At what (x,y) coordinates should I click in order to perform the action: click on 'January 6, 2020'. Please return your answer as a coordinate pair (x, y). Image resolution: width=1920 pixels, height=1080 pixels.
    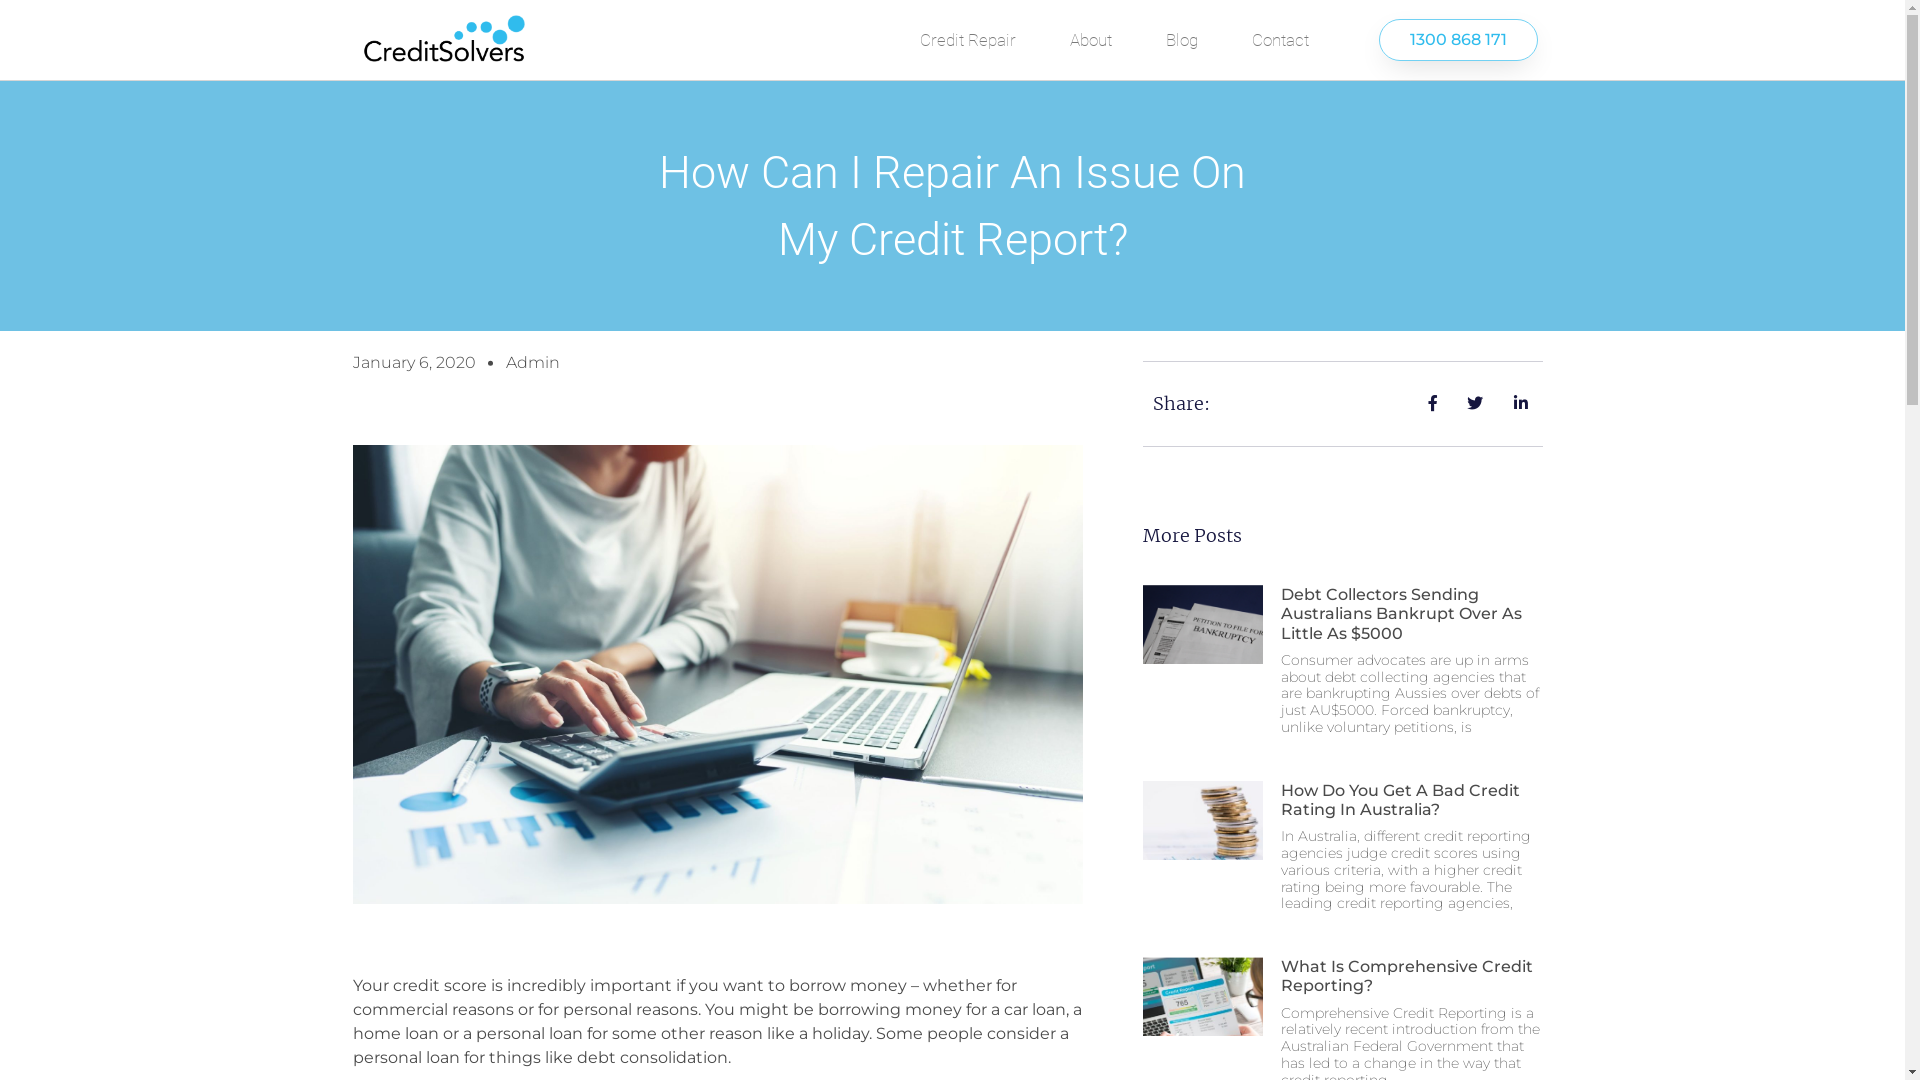
    Looking at the image, I should click on (412, 362).